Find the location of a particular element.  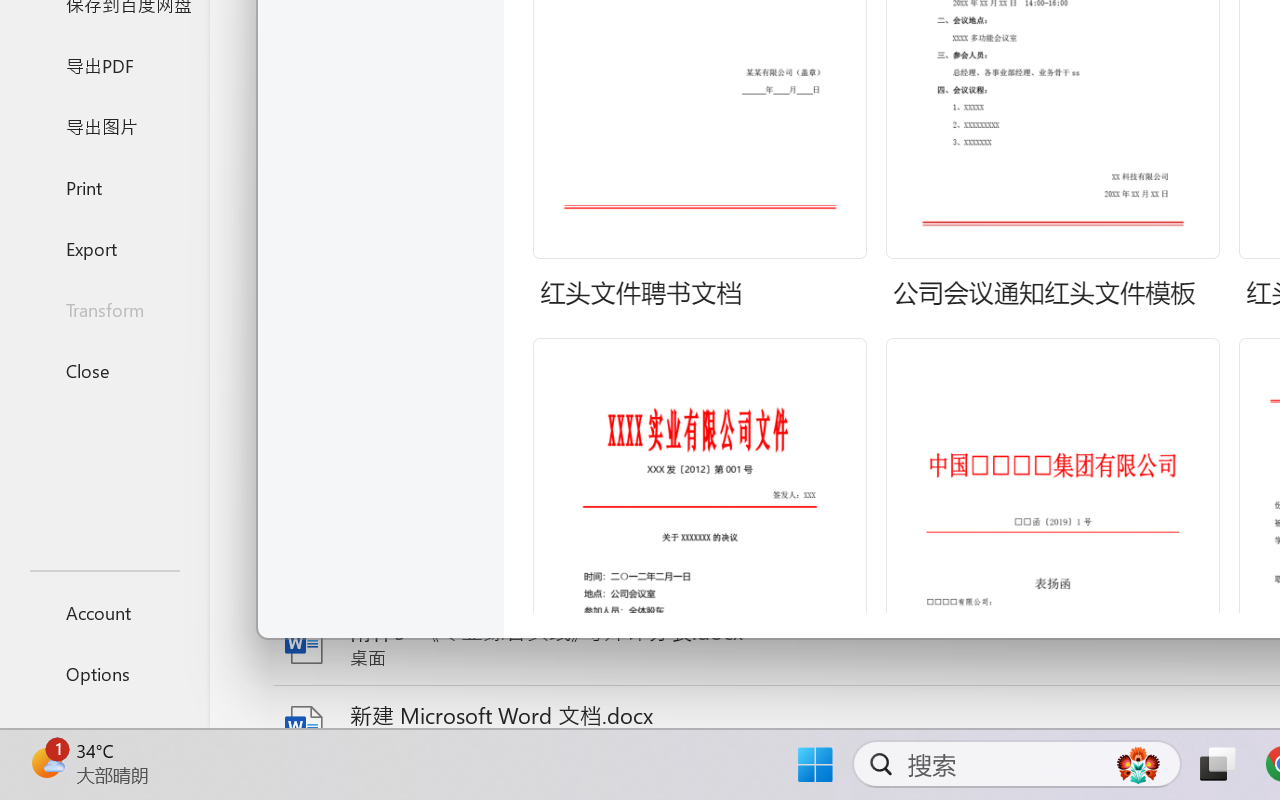

'Export' is located at coordinates (103, 247).